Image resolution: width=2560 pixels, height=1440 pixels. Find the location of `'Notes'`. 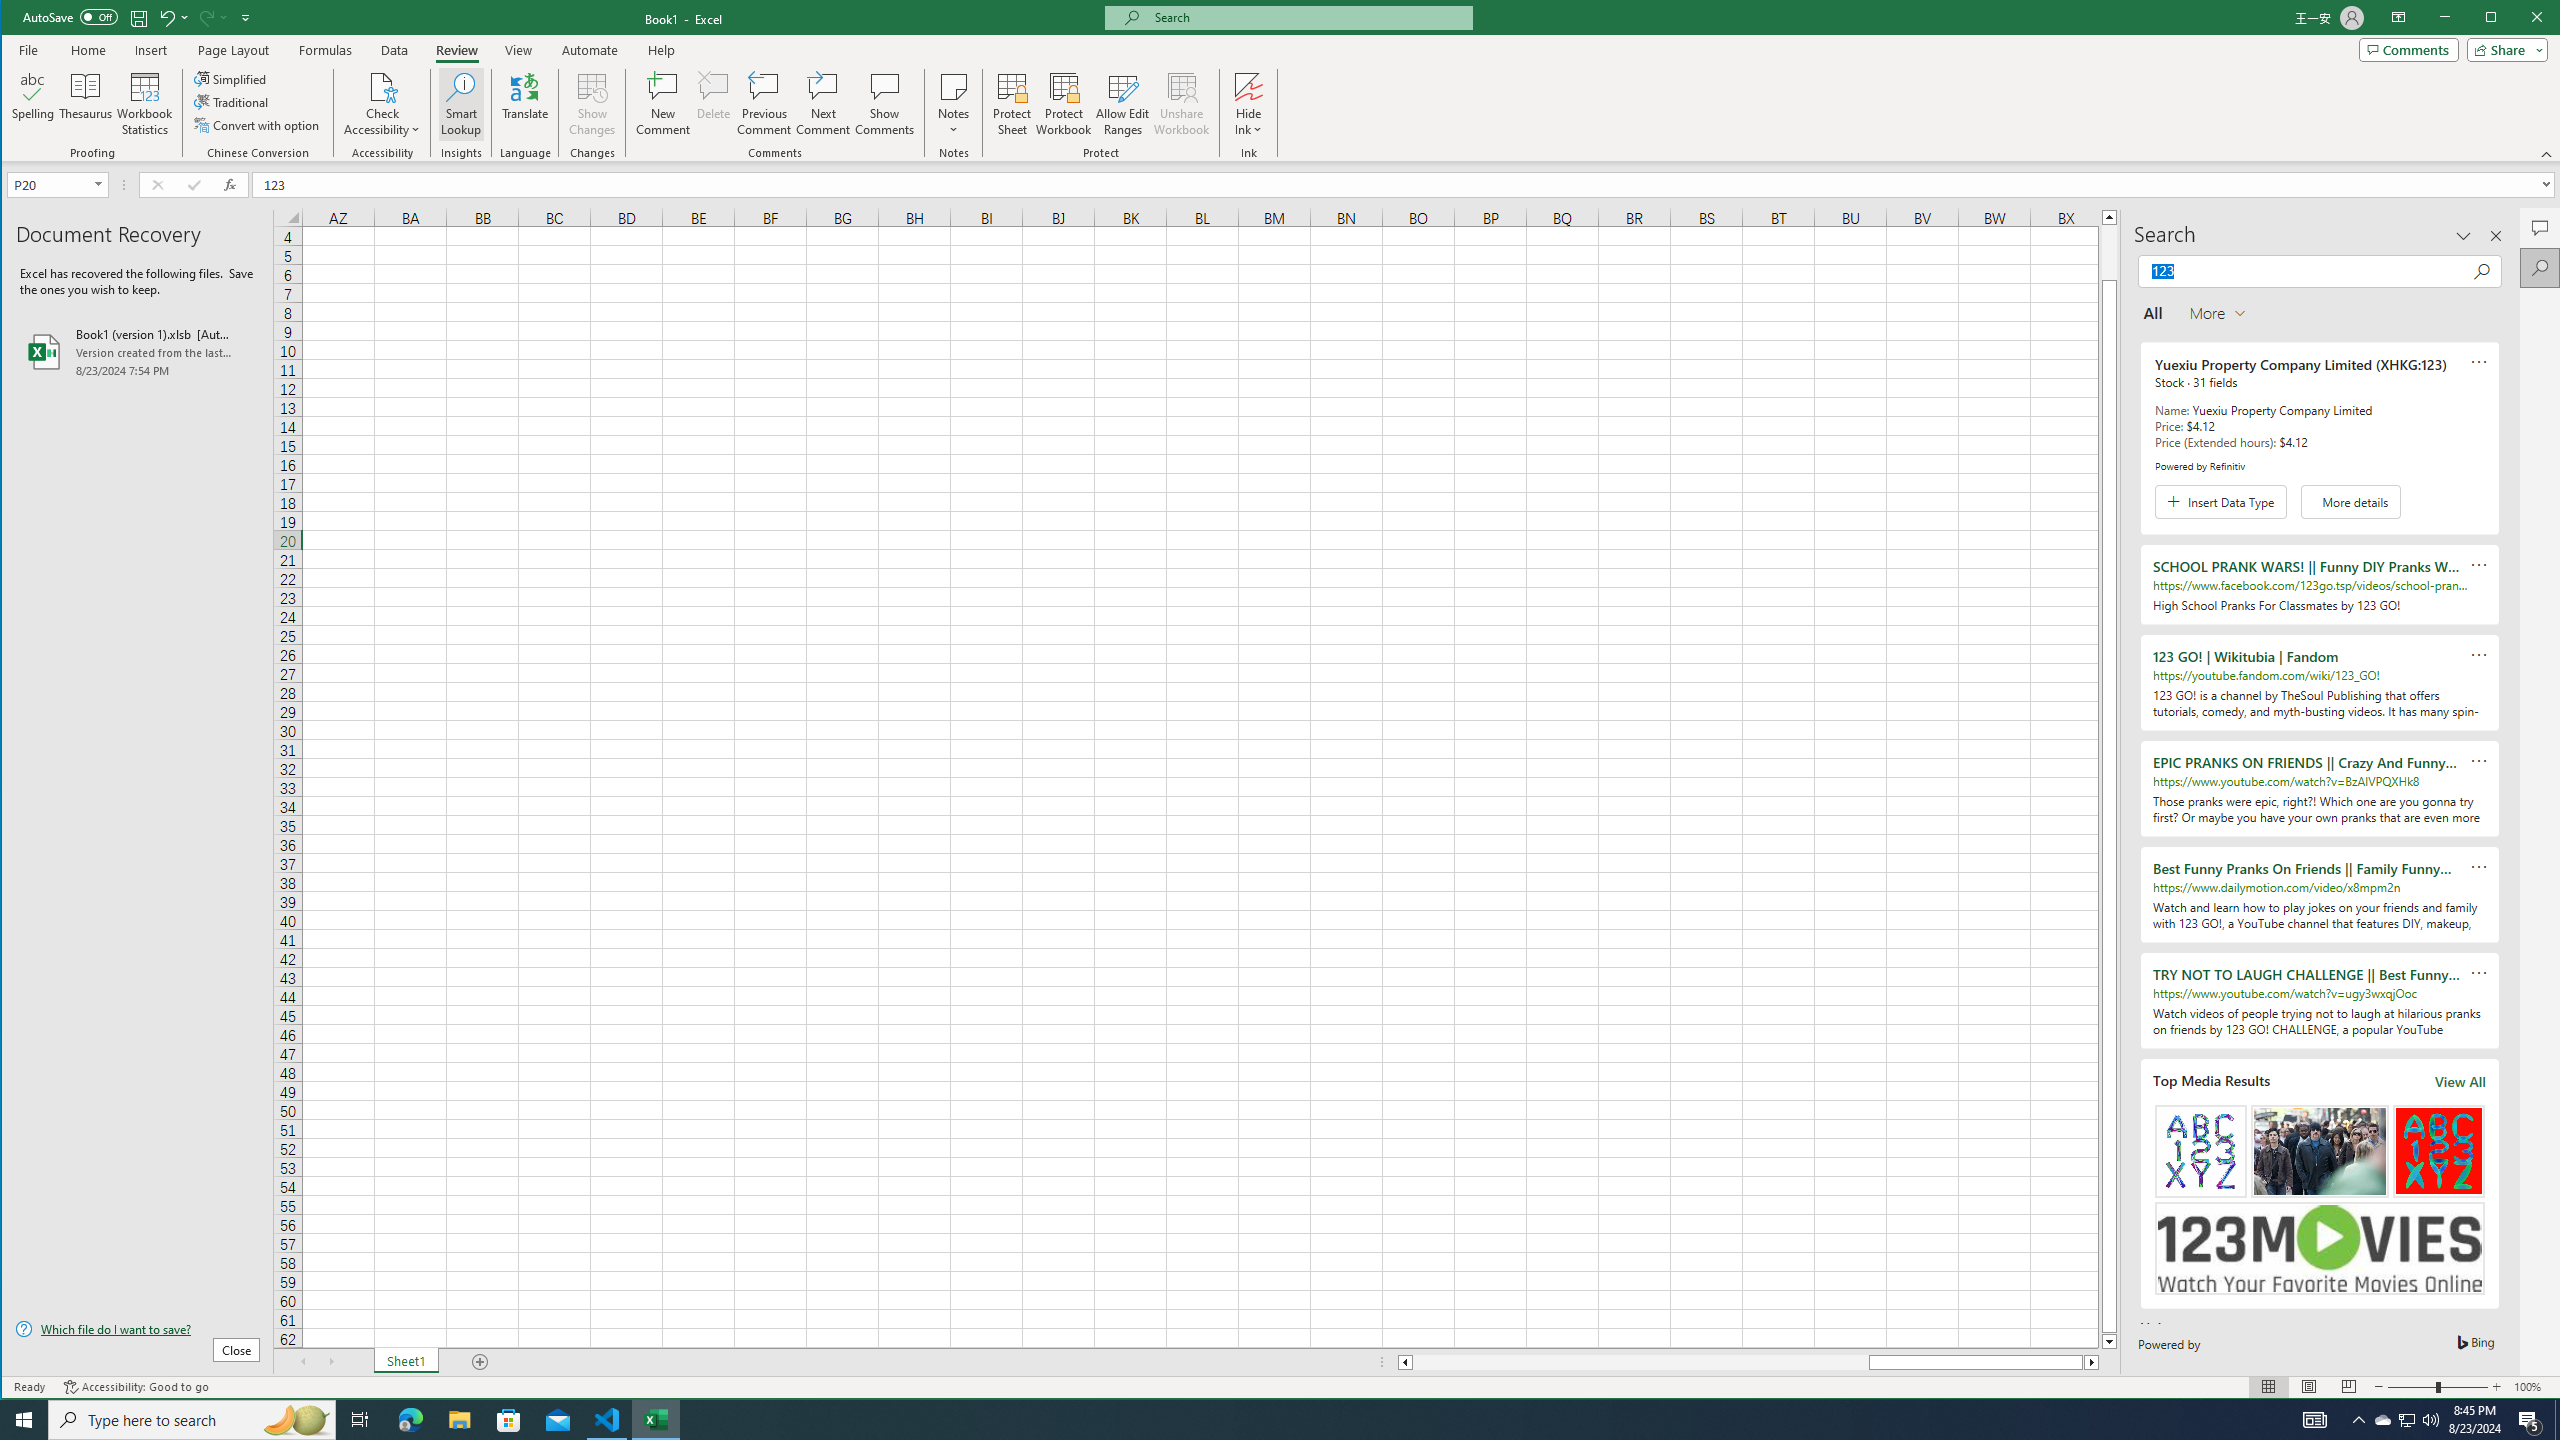

'Notes' is located at coordinates (953, 103).